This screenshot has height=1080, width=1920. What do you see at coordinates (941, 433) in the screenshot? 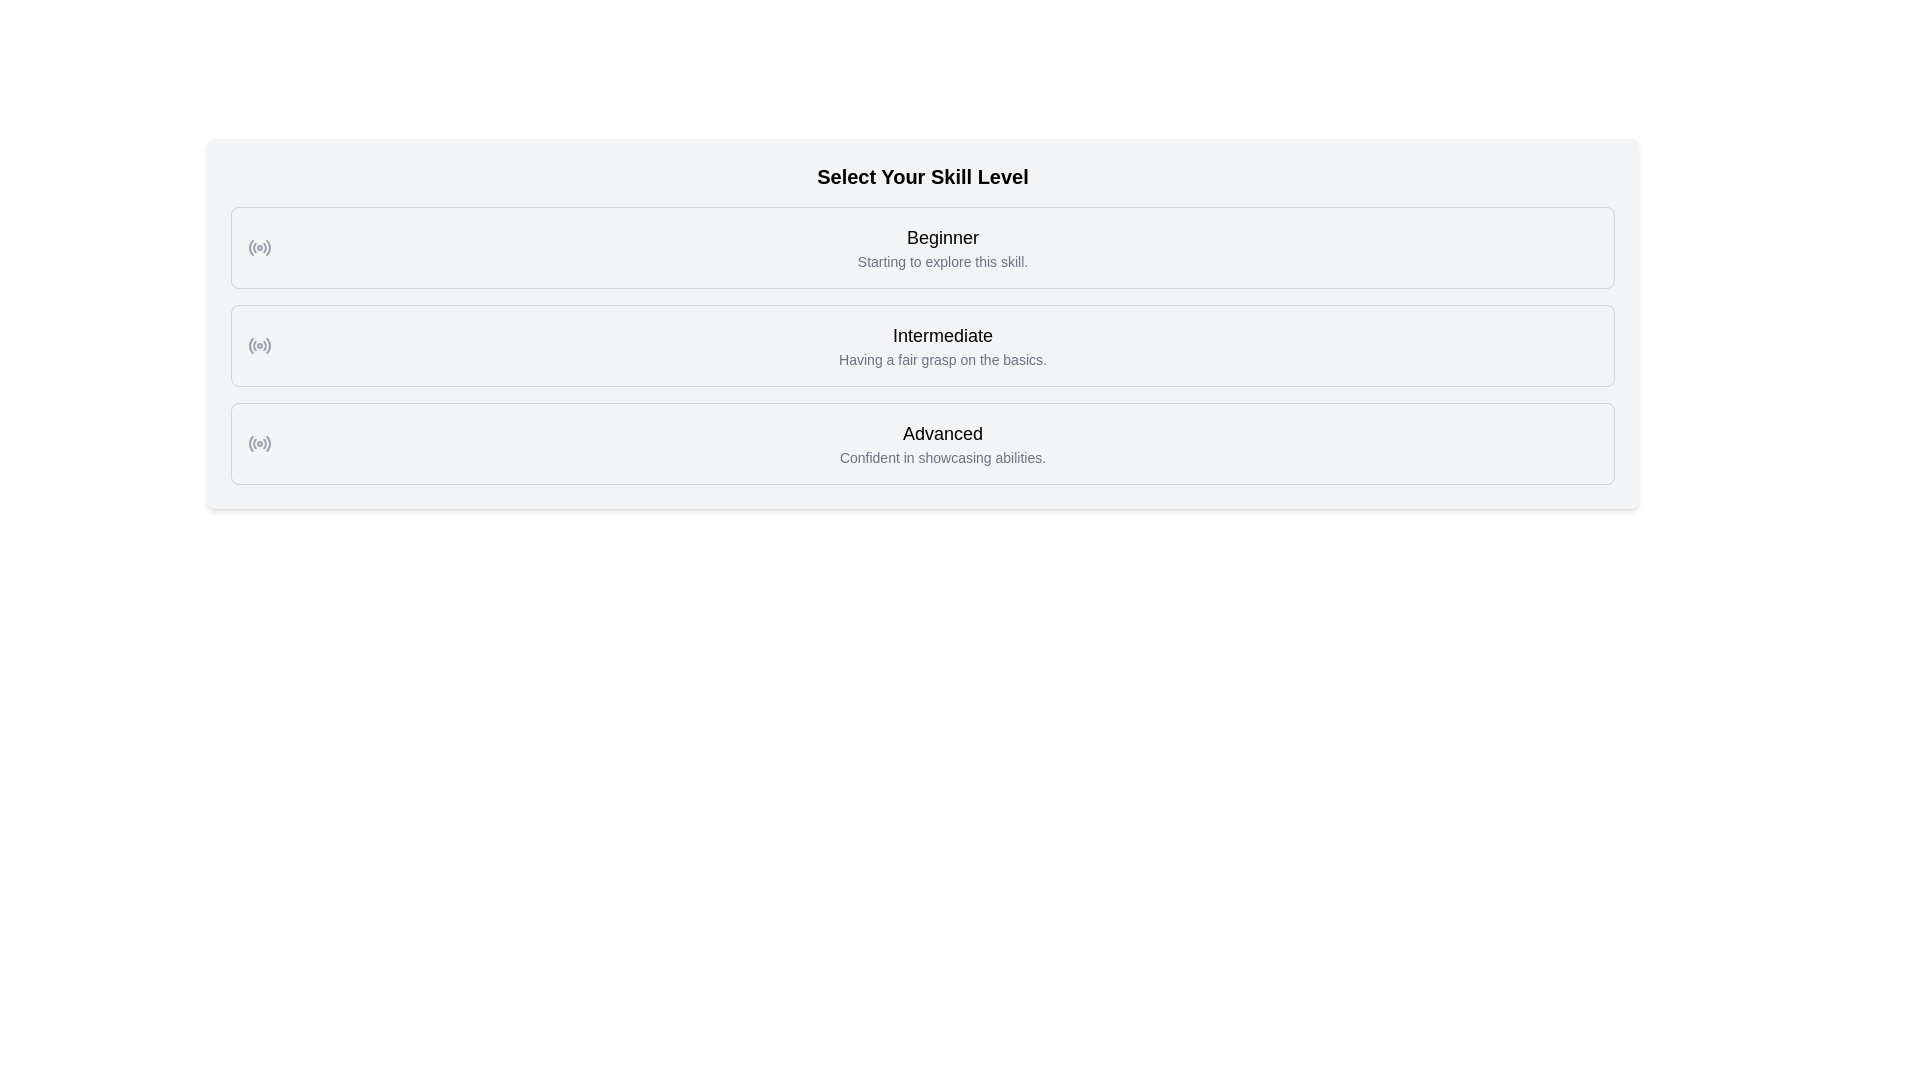
I see `text label displaying 'Advanced' which is bold and larger than the accompanying text, positioned at the top of the card-like component` at bounding box center [941, 433].